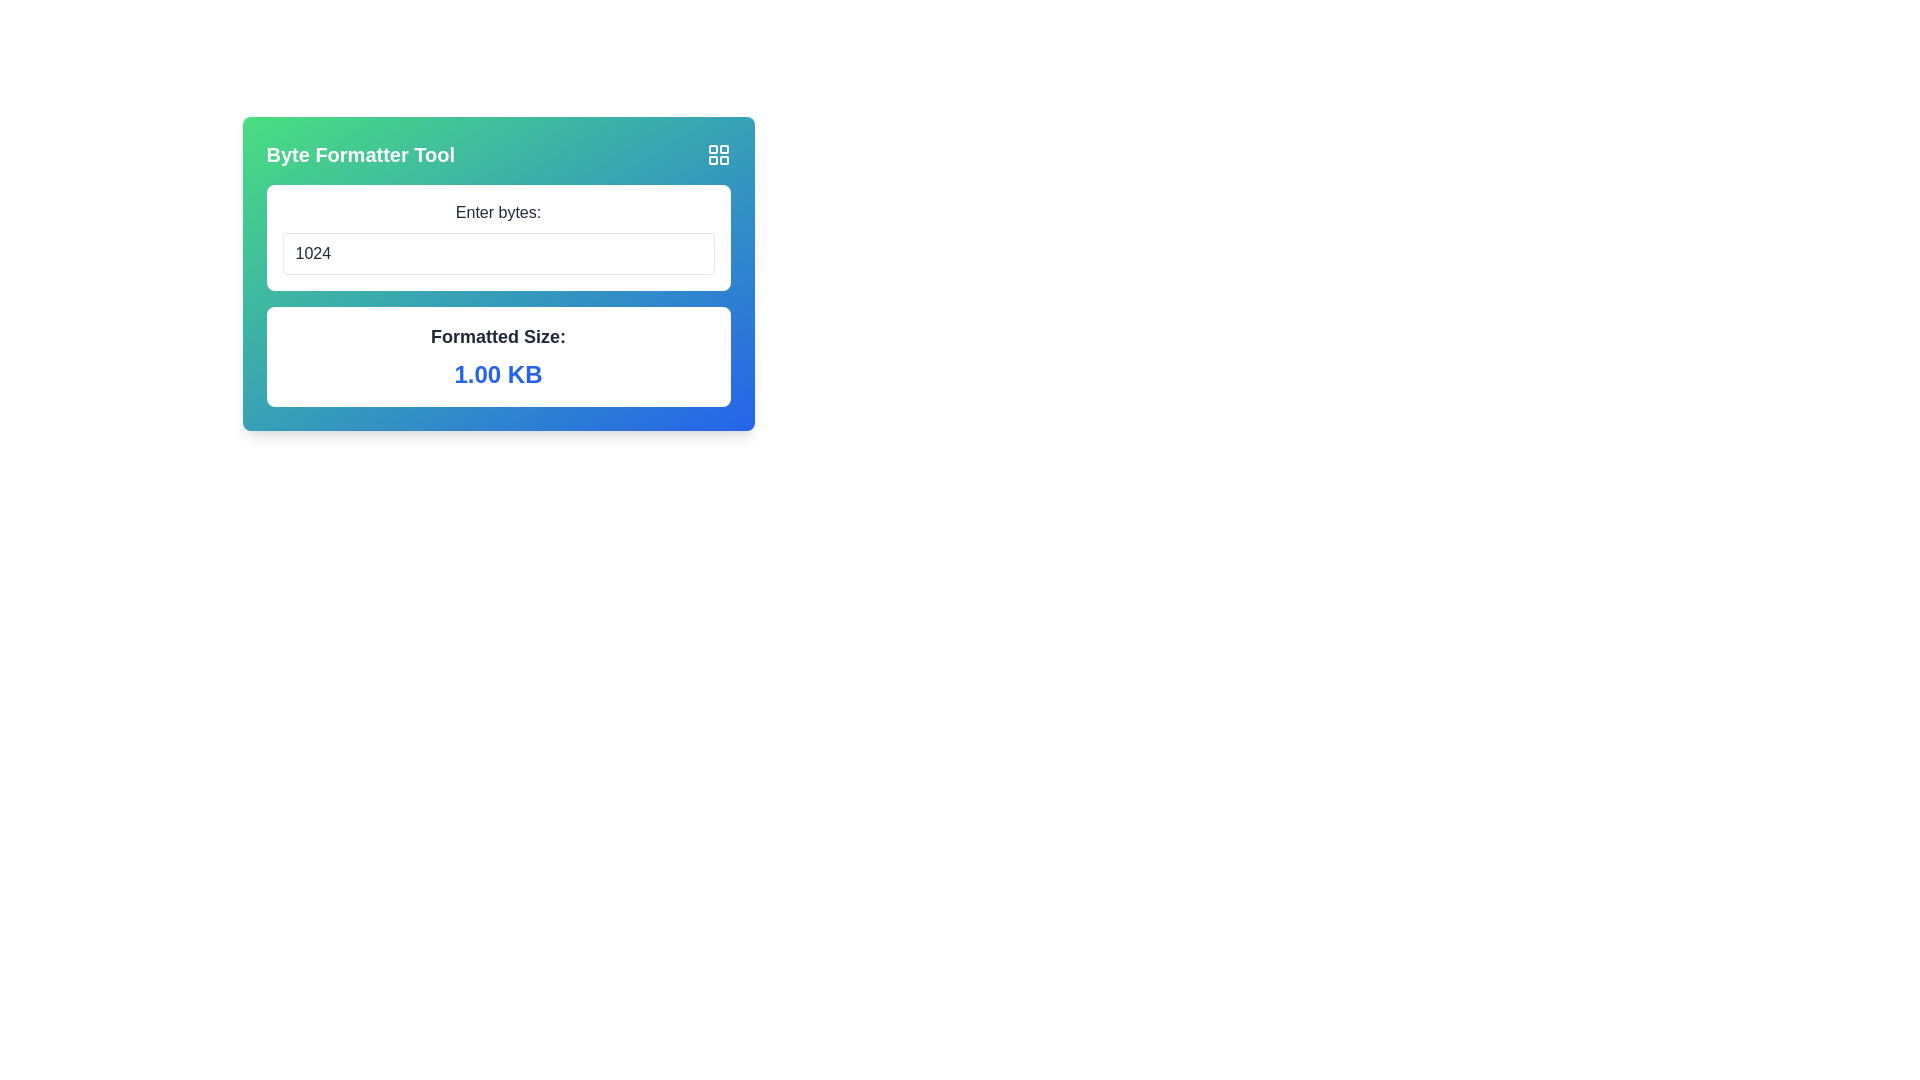 The width and height of the screenshot is (1920, 1080). Describe the element at coordinates (498, 335) in the screenshot. I see `the text label displaying 'Formatted Size:', which is styled in bold and located in the middle-lower part of the card layout, positioned above the size value and below an input box` at that location.